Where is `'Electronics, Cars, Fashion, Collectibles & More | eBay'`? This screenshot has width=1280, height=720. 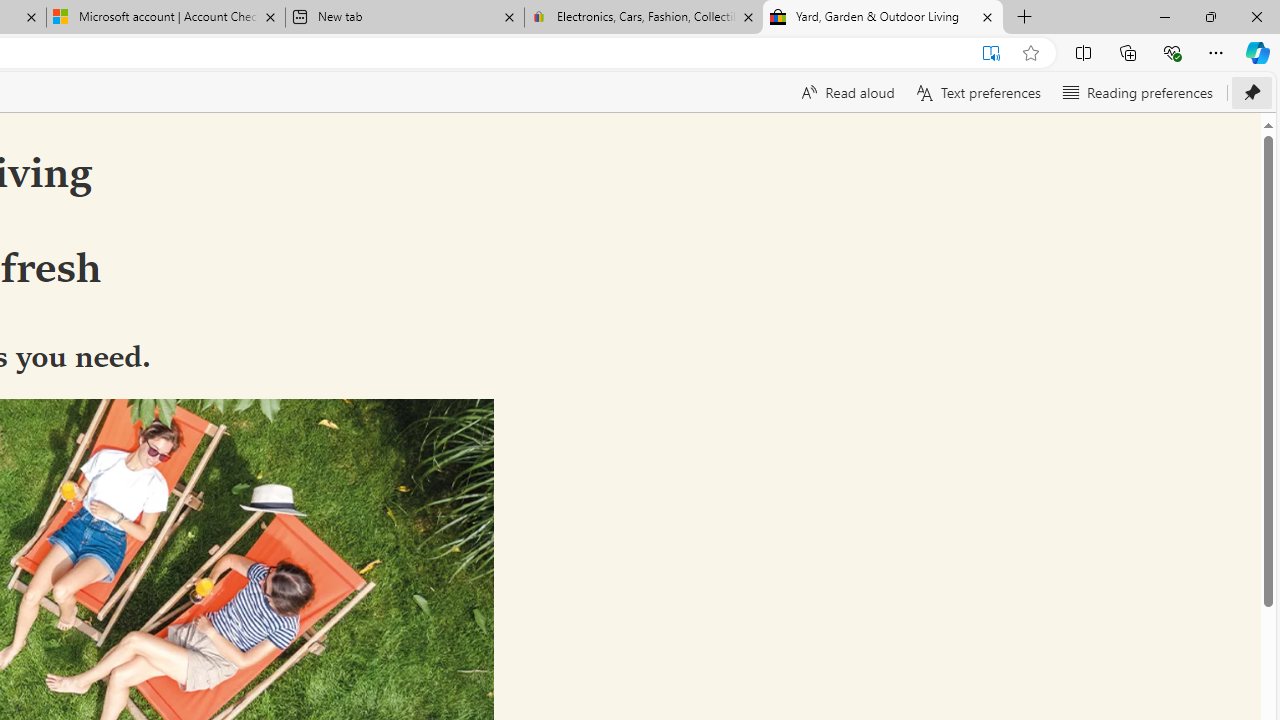 'Electronics, Cars, Fashion, Collectibles & More | eBay' is located at coordinates (643, 17).